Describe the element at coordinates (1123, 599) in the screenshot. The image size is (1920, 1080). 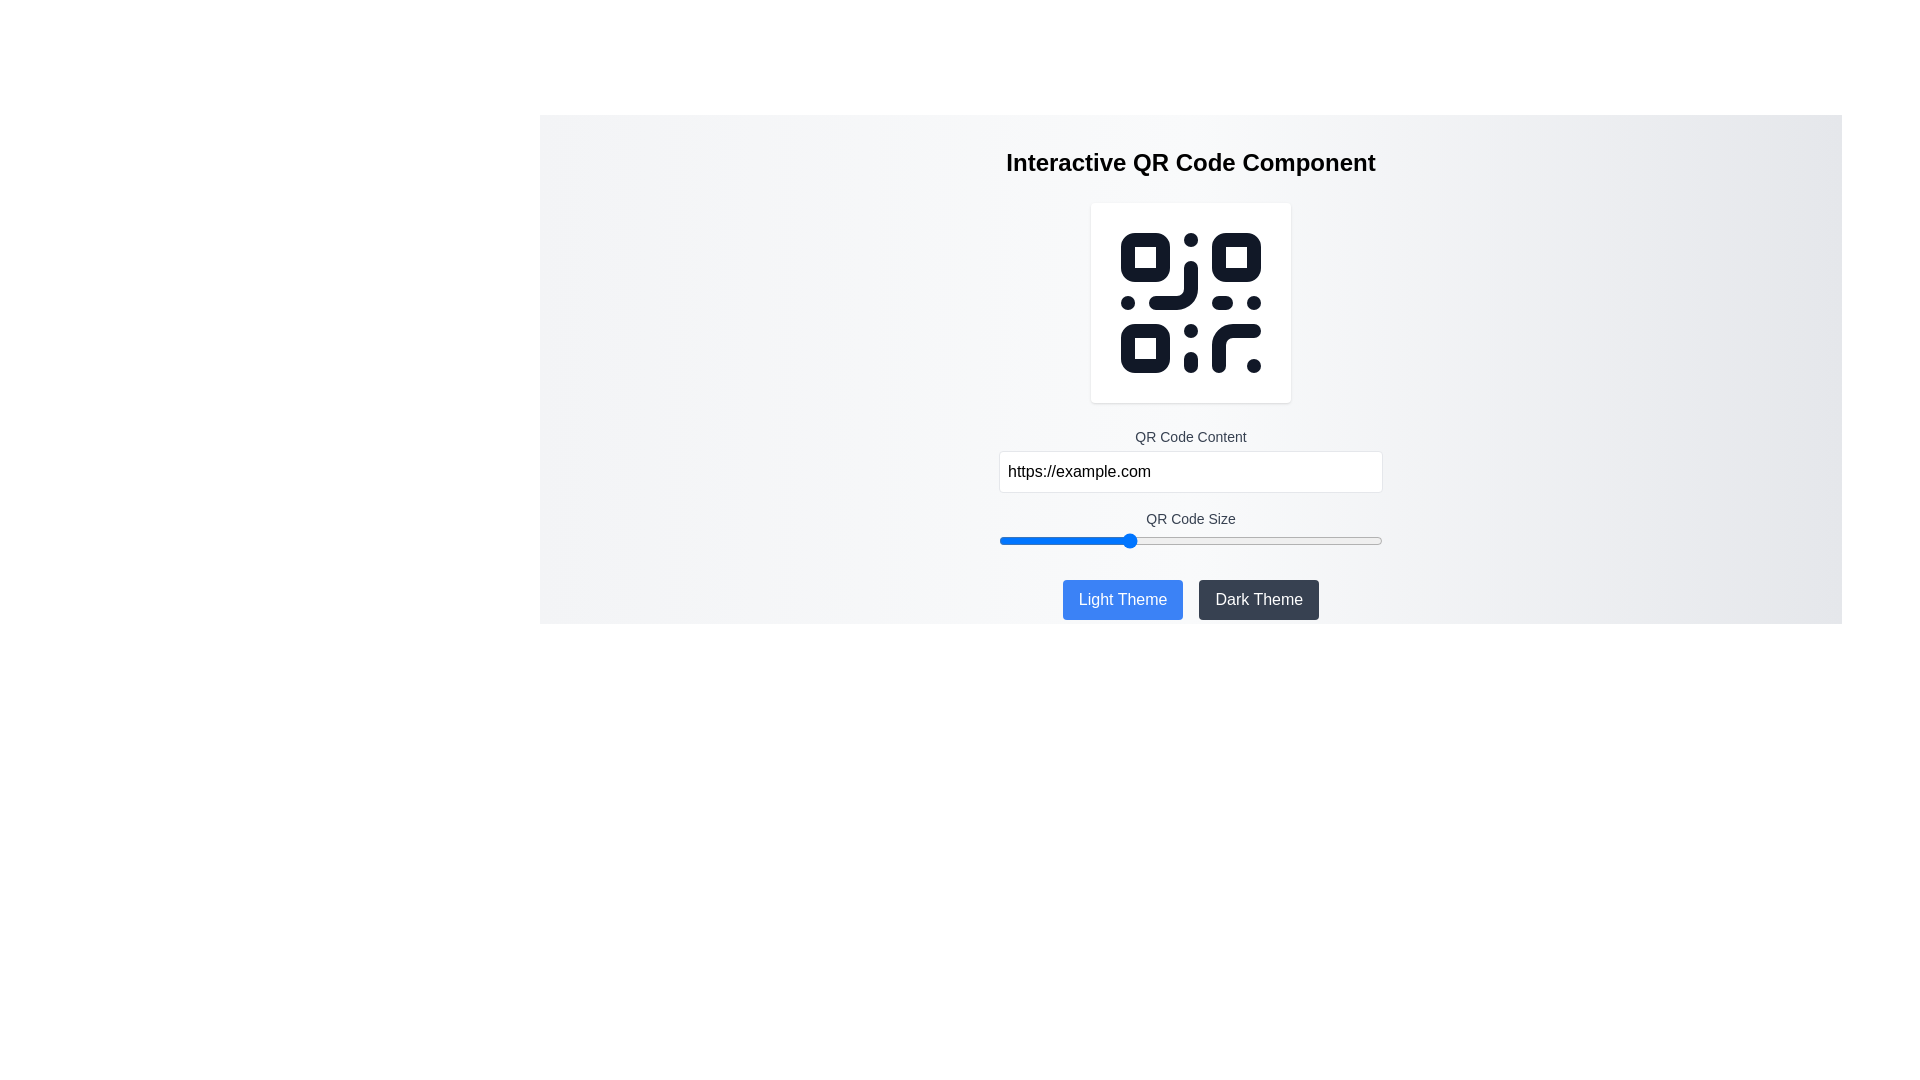
I see `the leftmost rectangular button with rounded corners that has a solid blue background and white text reading 'Light Theme'` at that location.